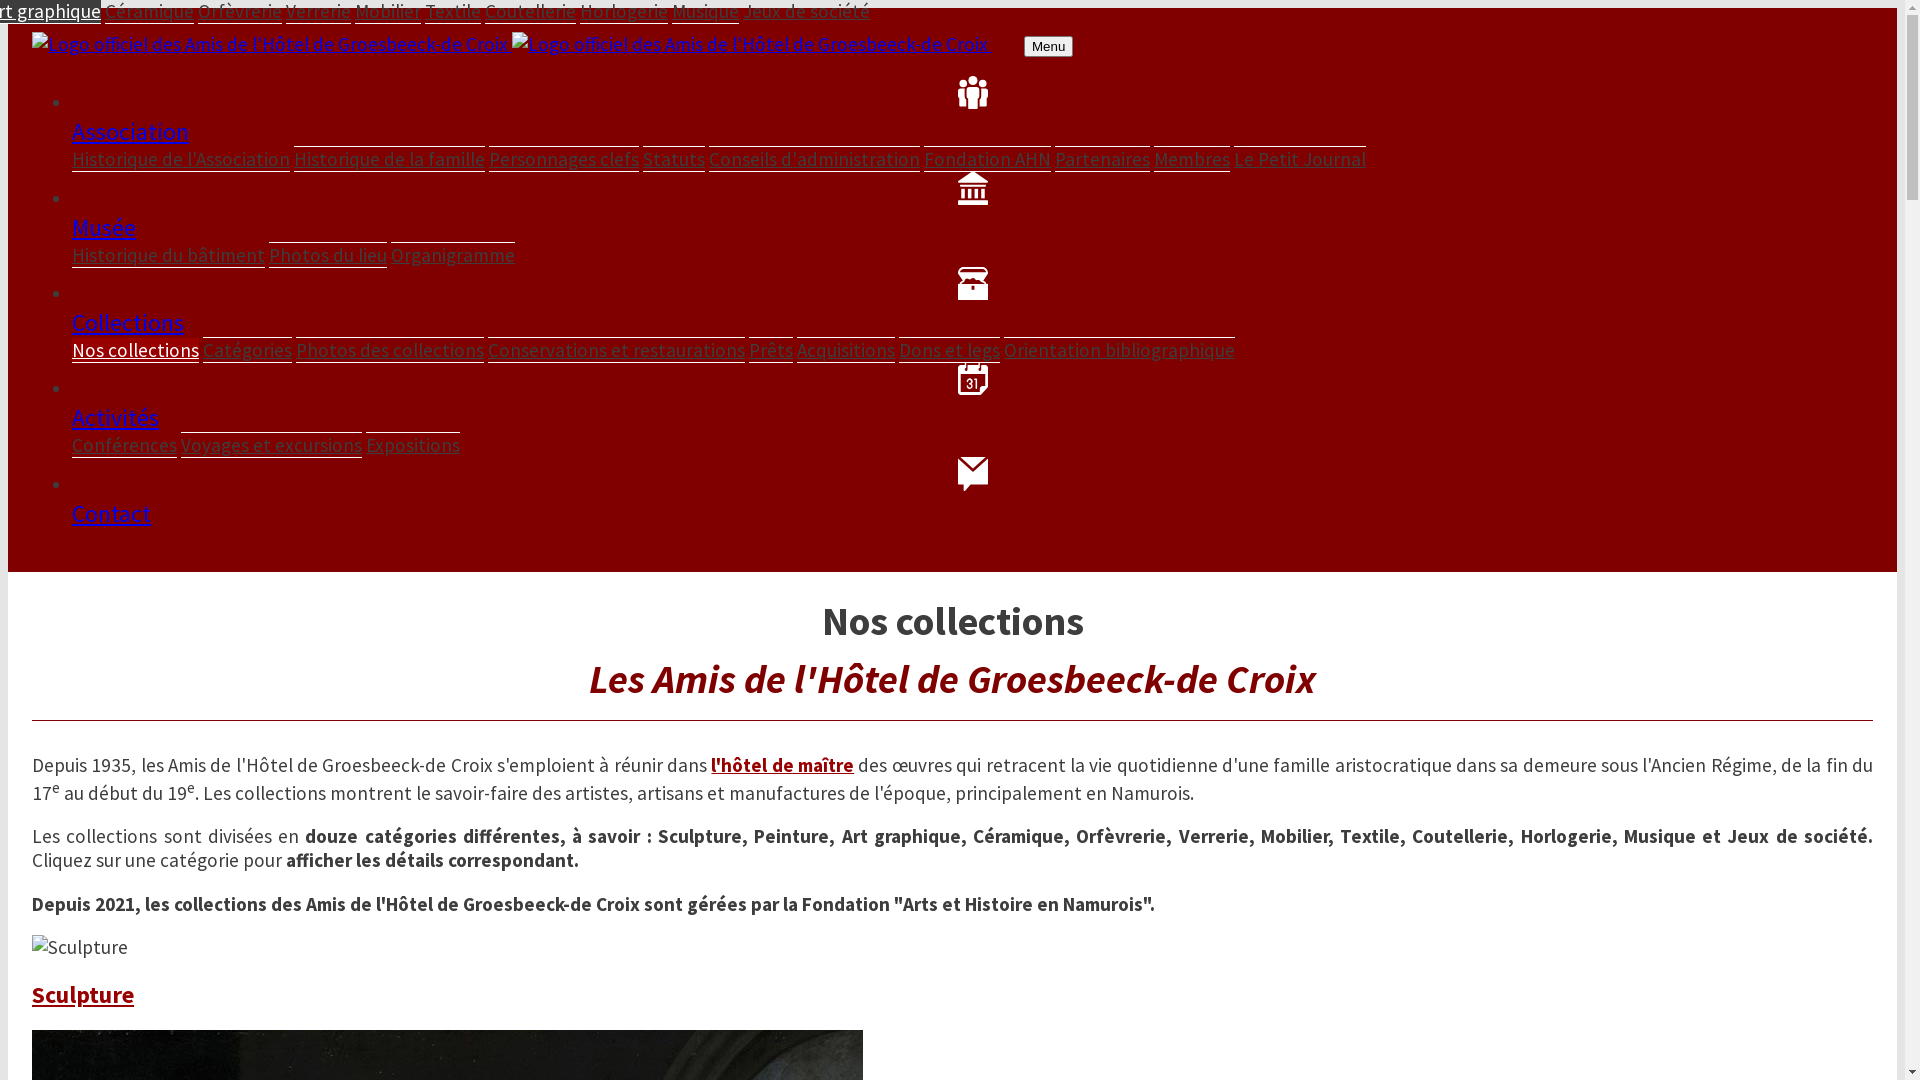  I want to click on 'Photos du lieu', so click(267, 253).